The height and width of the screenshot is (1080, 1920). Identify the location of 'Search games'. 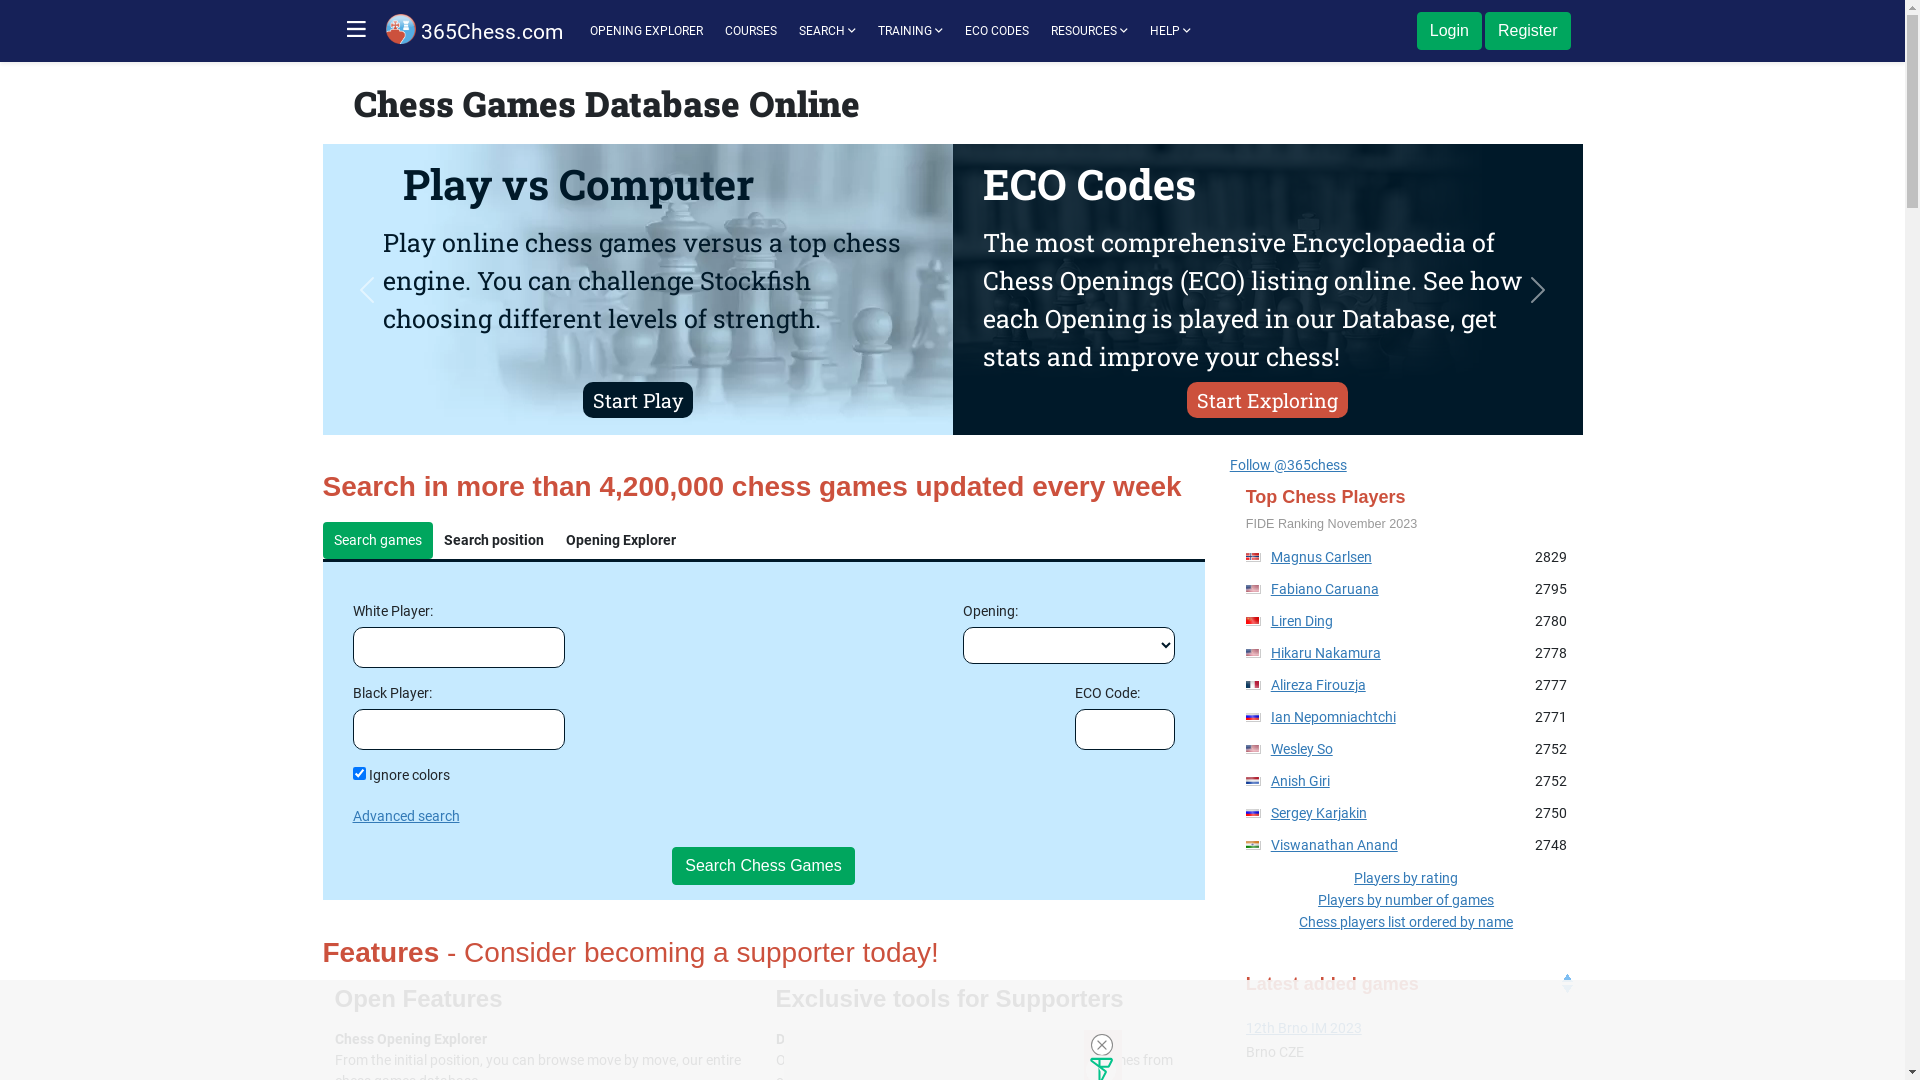
(377, 540).